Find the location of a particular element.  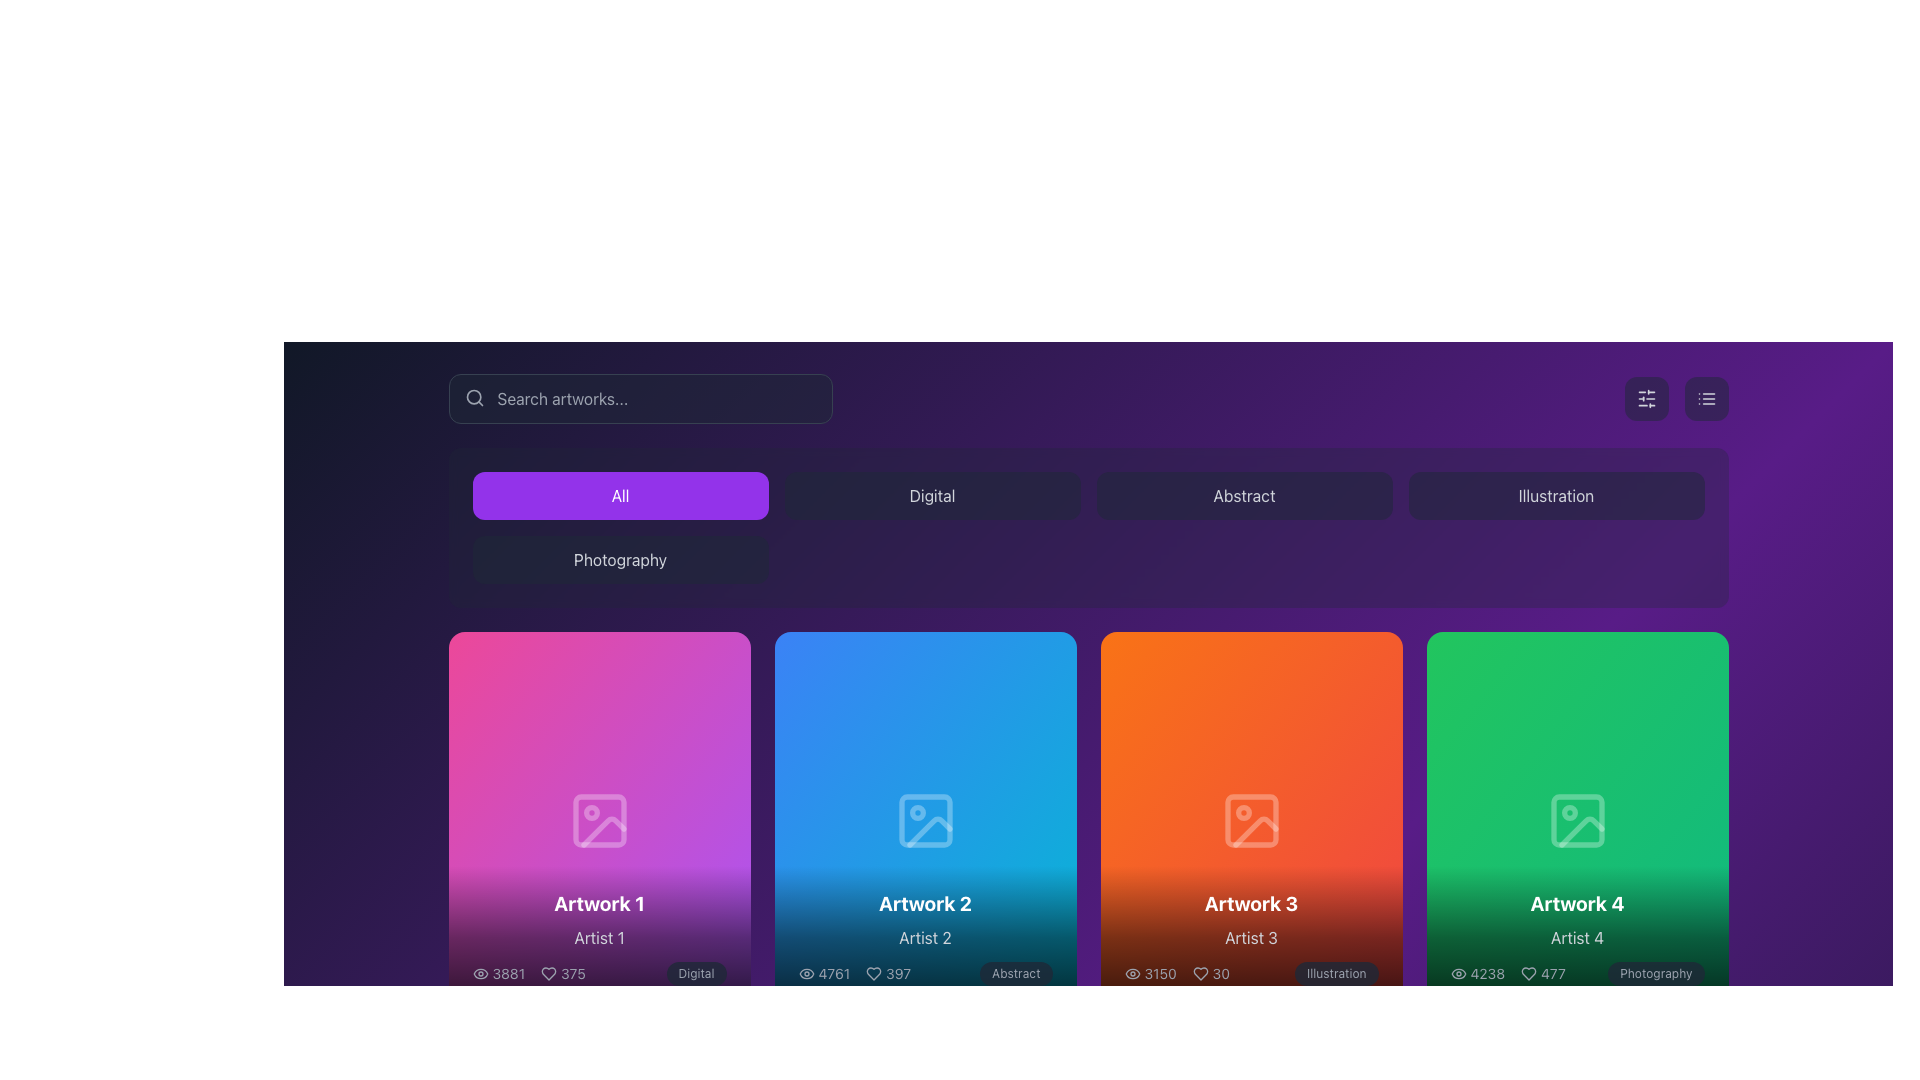

the second tile from the left in the grid, which features a blue is located at coordinates (924, 820).